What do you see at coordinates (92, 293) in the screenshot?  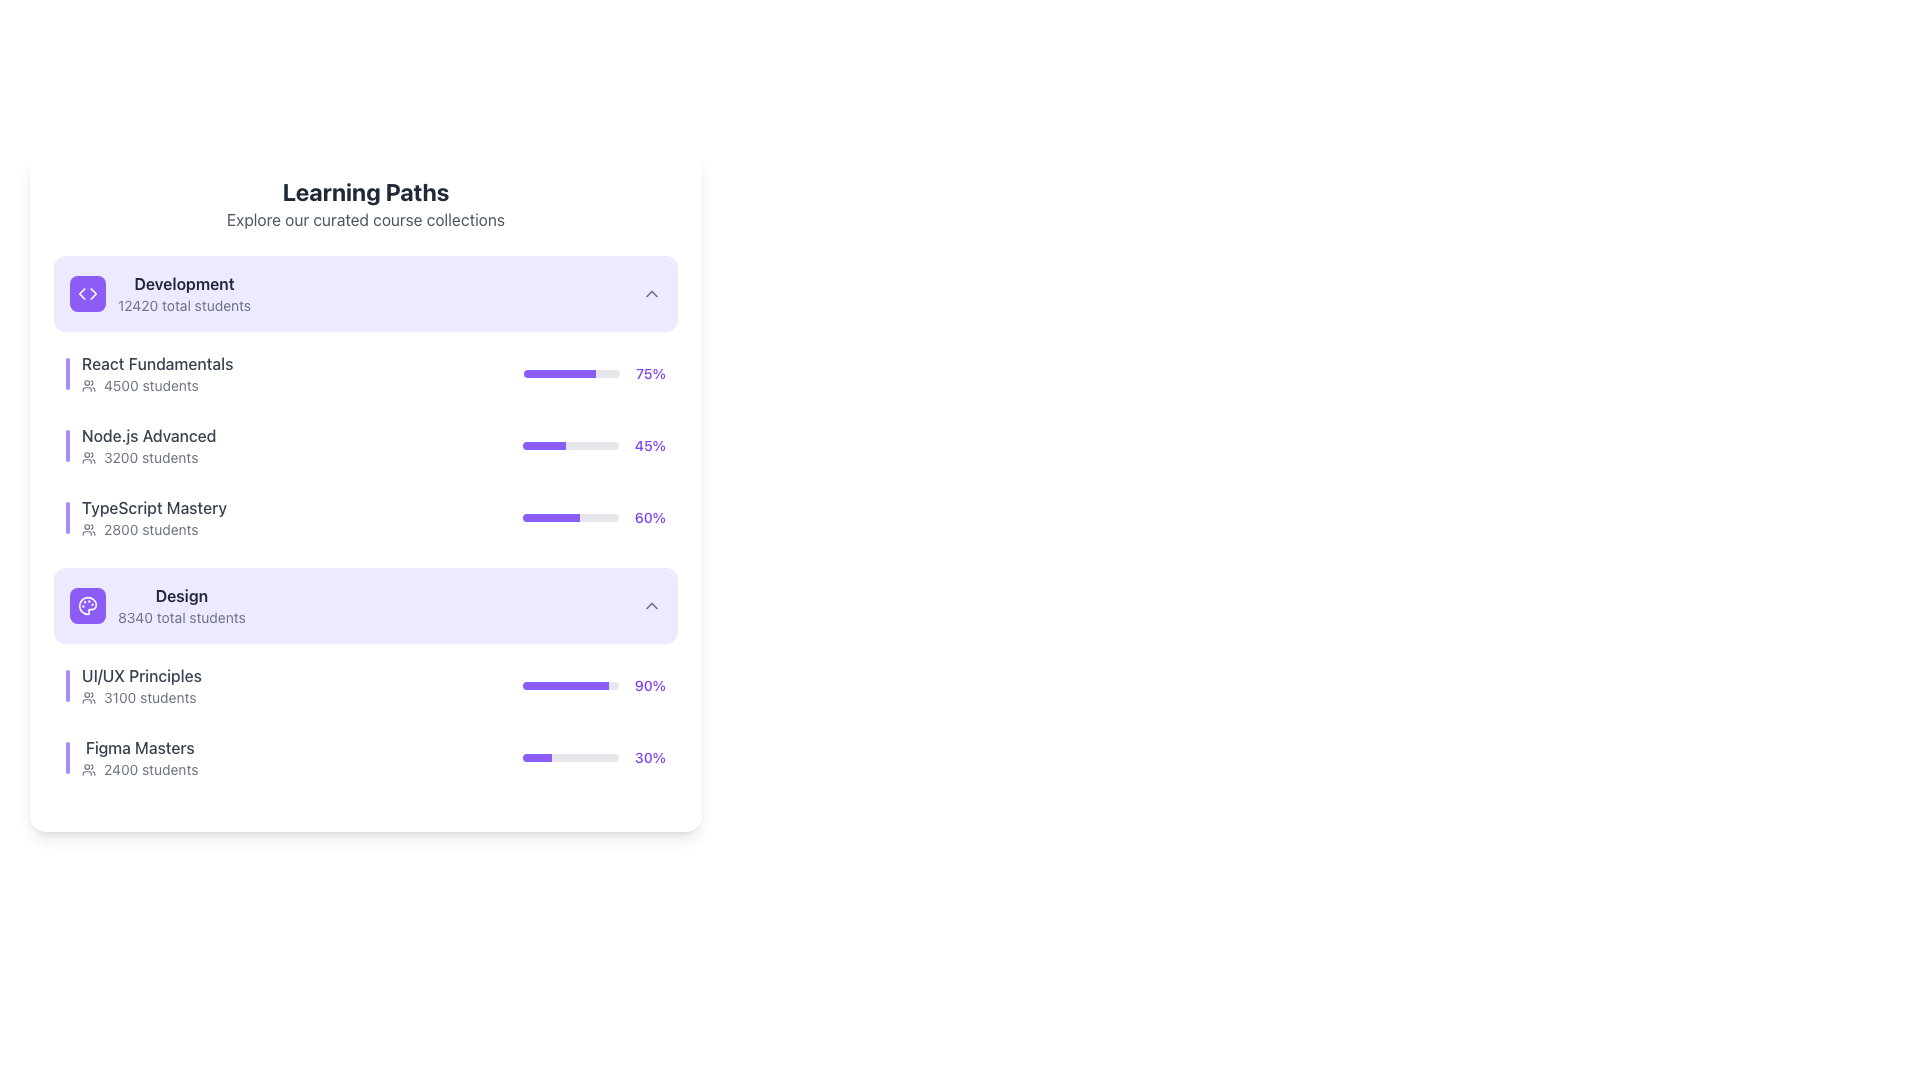 I see `the rightward chevron SVG element located to the left of the 'Development' header in the 'Learning Paths' section` at bounding box center [92, 293].